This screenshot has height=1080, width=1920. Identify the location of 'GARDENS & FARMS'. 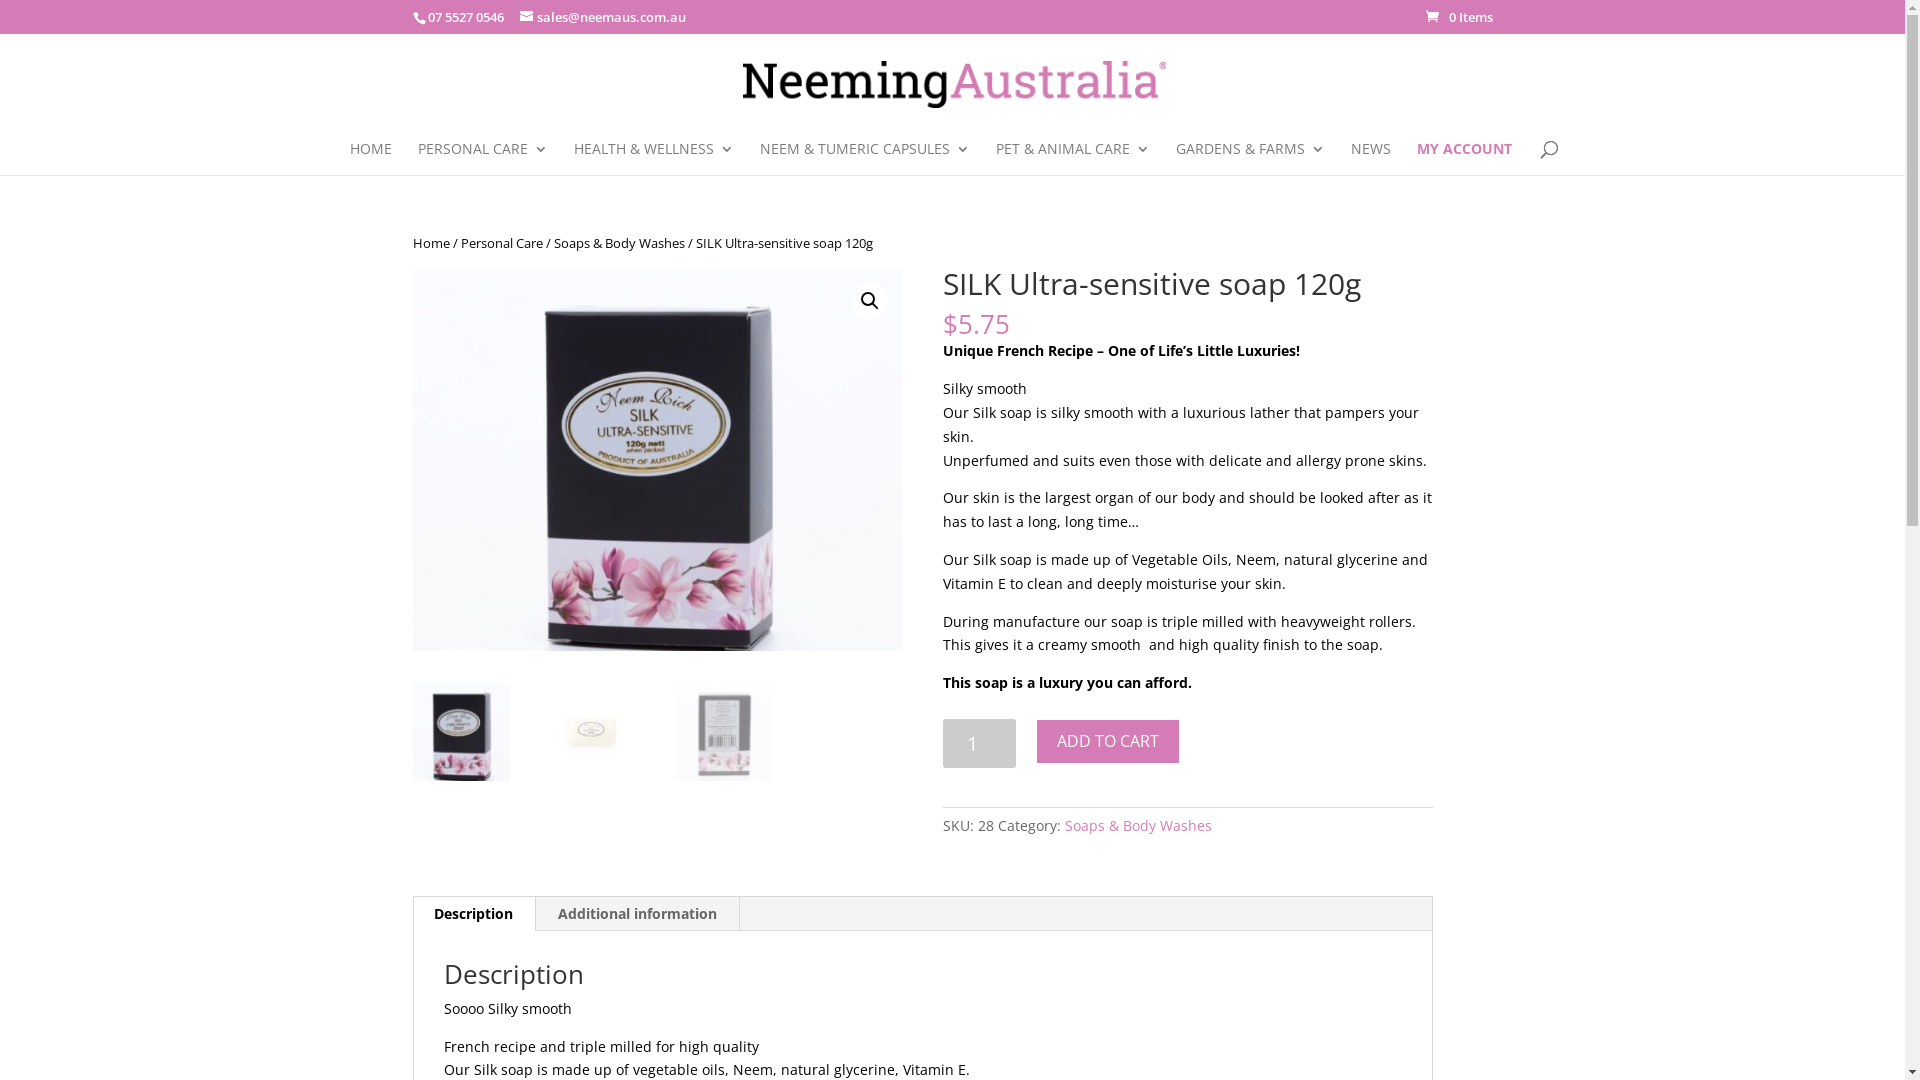
(1249, 157).